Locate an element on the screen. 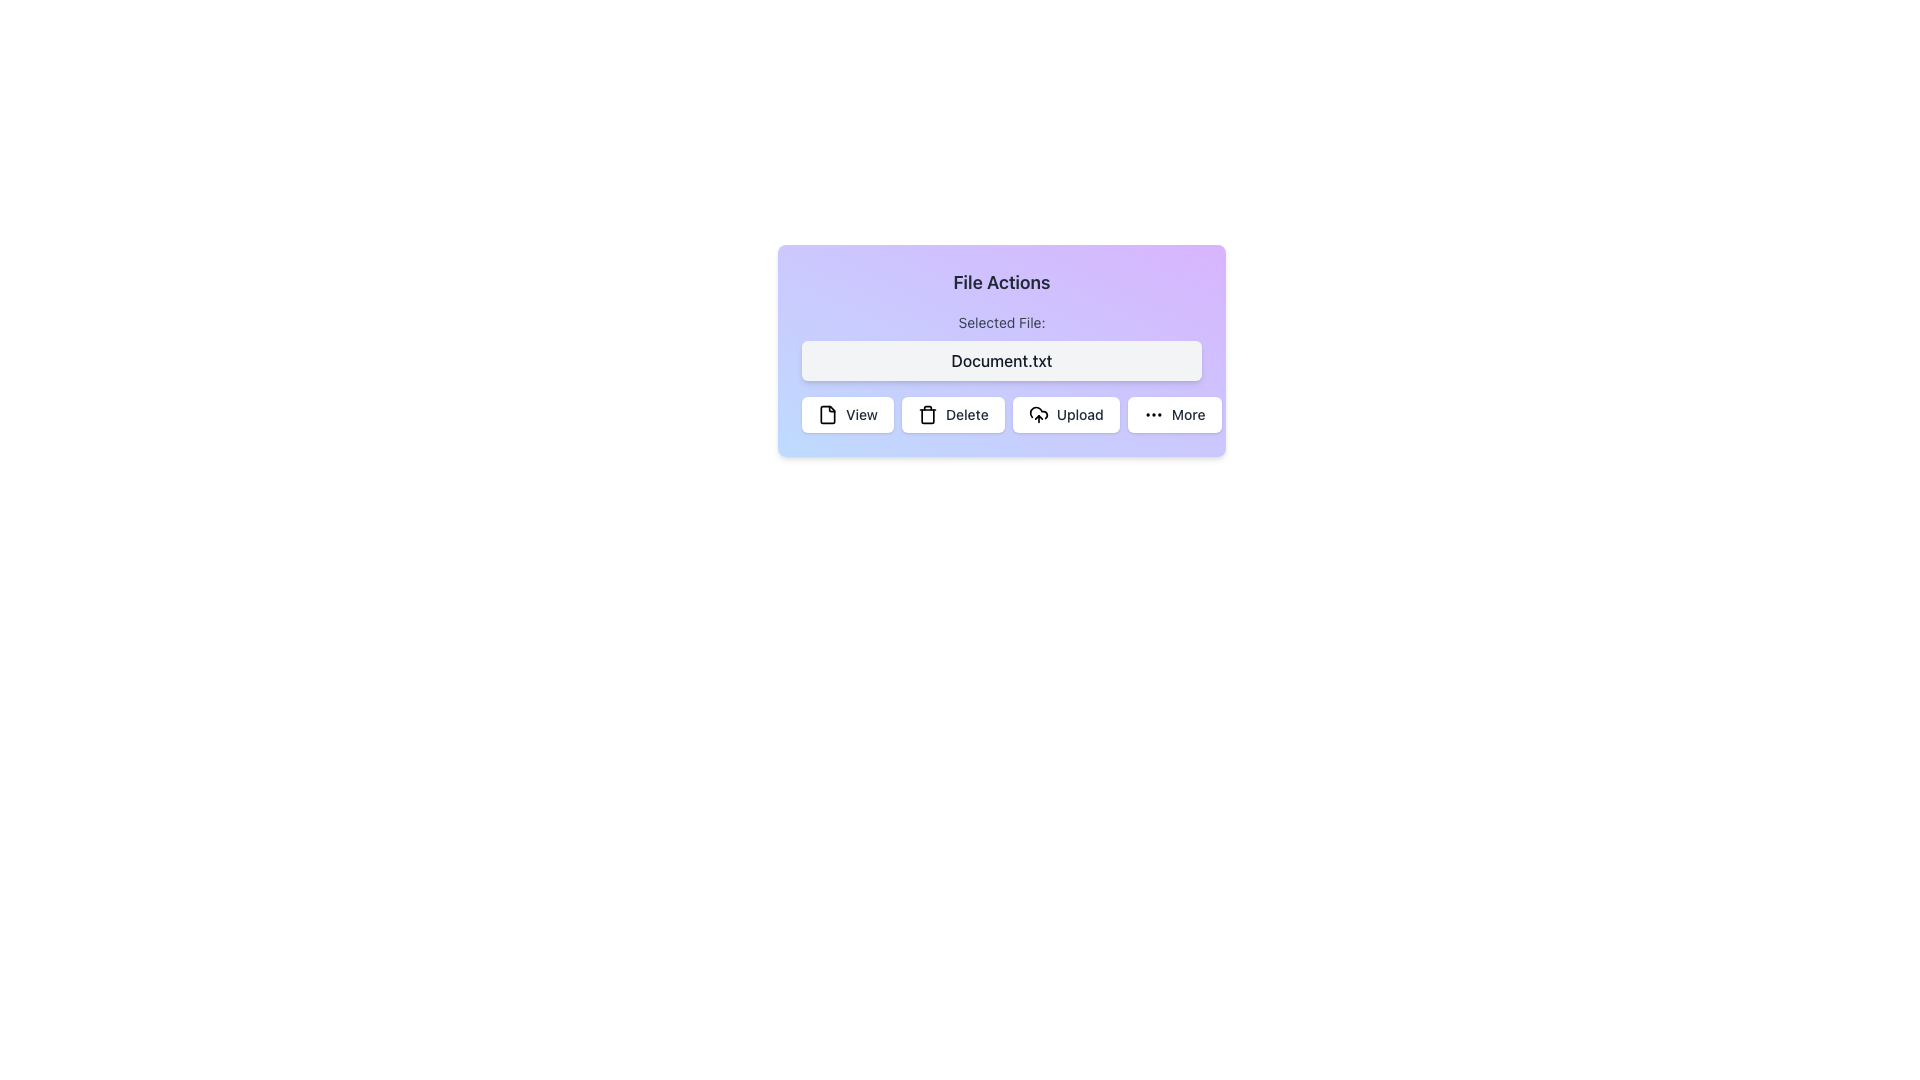  the static text label within the Delete button, which clarifies the button's function, positioned to the right of a trash can icon is located at coordinates (967, 414).